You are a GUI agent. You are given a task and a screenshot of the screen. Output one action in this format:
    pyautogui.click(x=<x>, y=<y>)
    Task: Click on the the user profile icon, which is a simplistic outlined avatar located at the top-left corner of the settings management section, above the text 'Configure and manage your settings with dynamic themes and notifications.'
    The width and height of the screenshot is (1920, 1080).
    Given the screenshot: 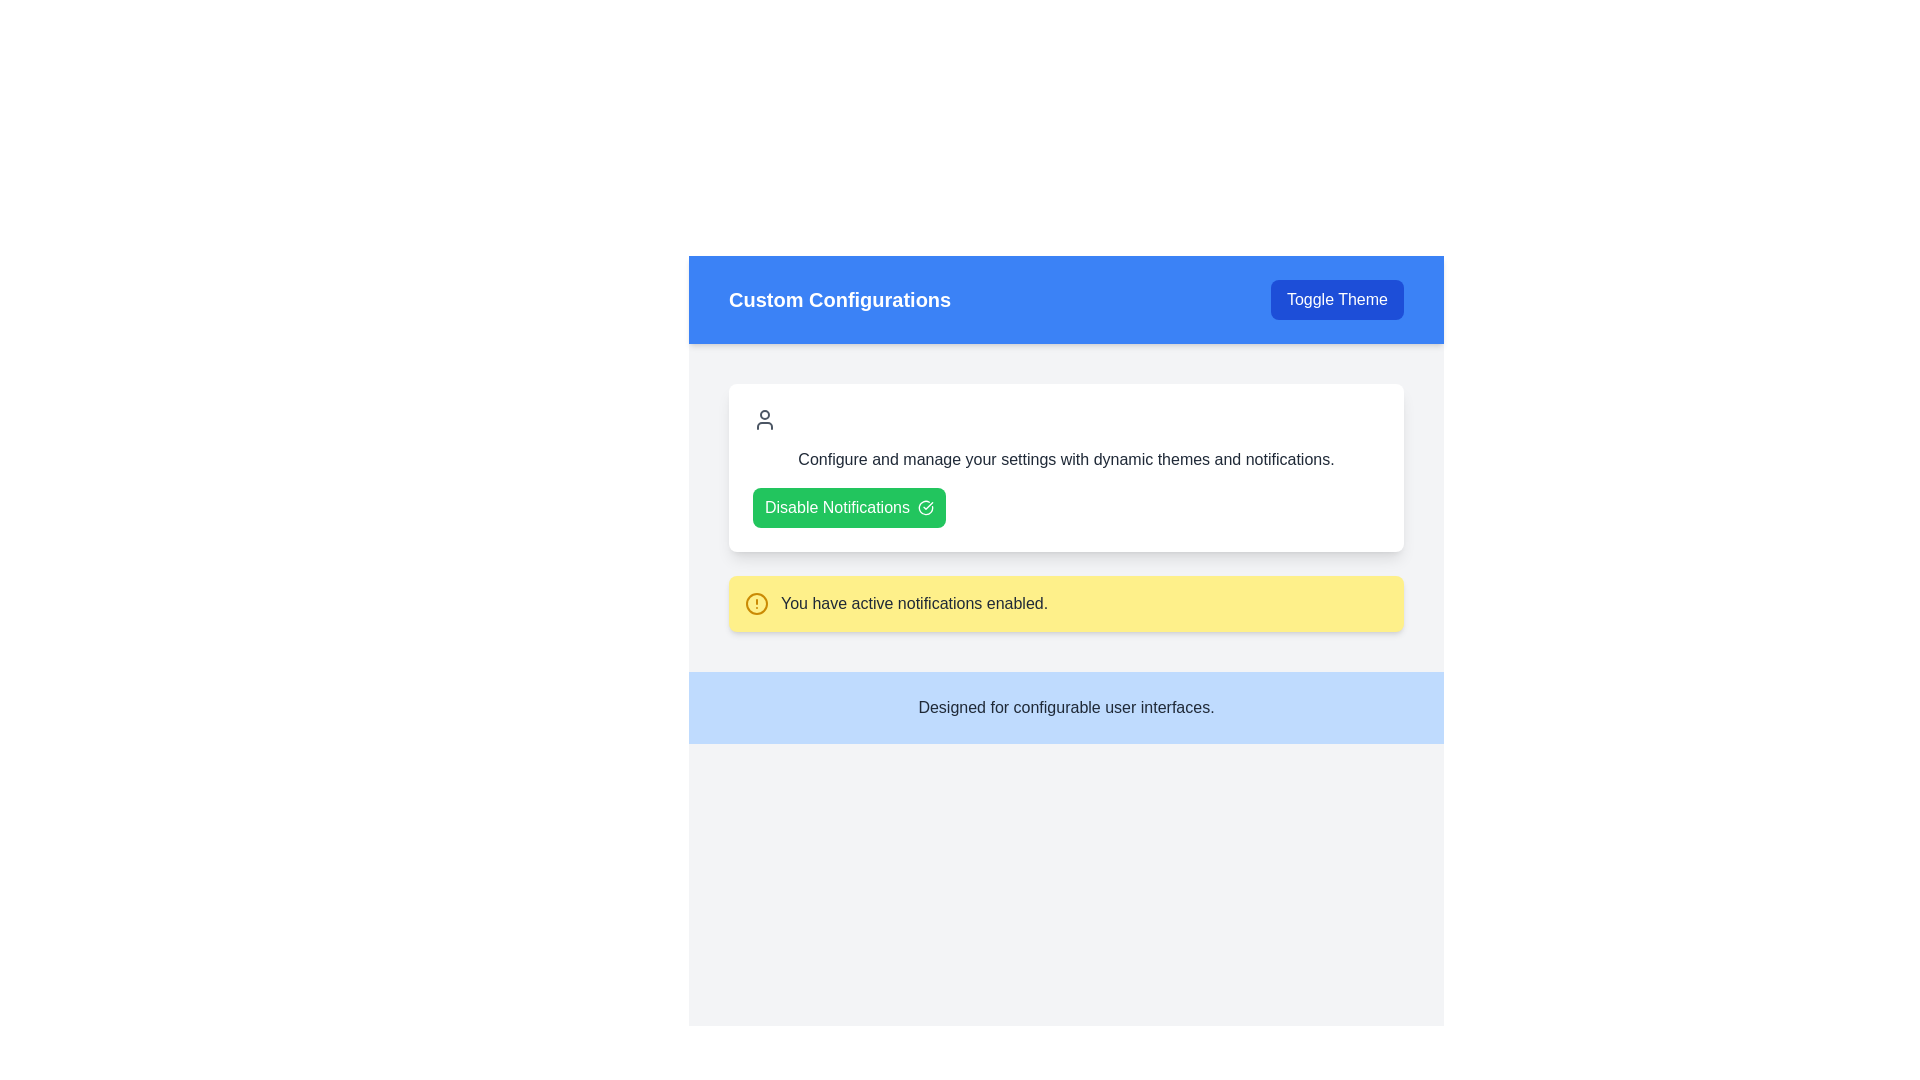 What is the action you would take?
    pyautogui.click(x=763, y=419)
    